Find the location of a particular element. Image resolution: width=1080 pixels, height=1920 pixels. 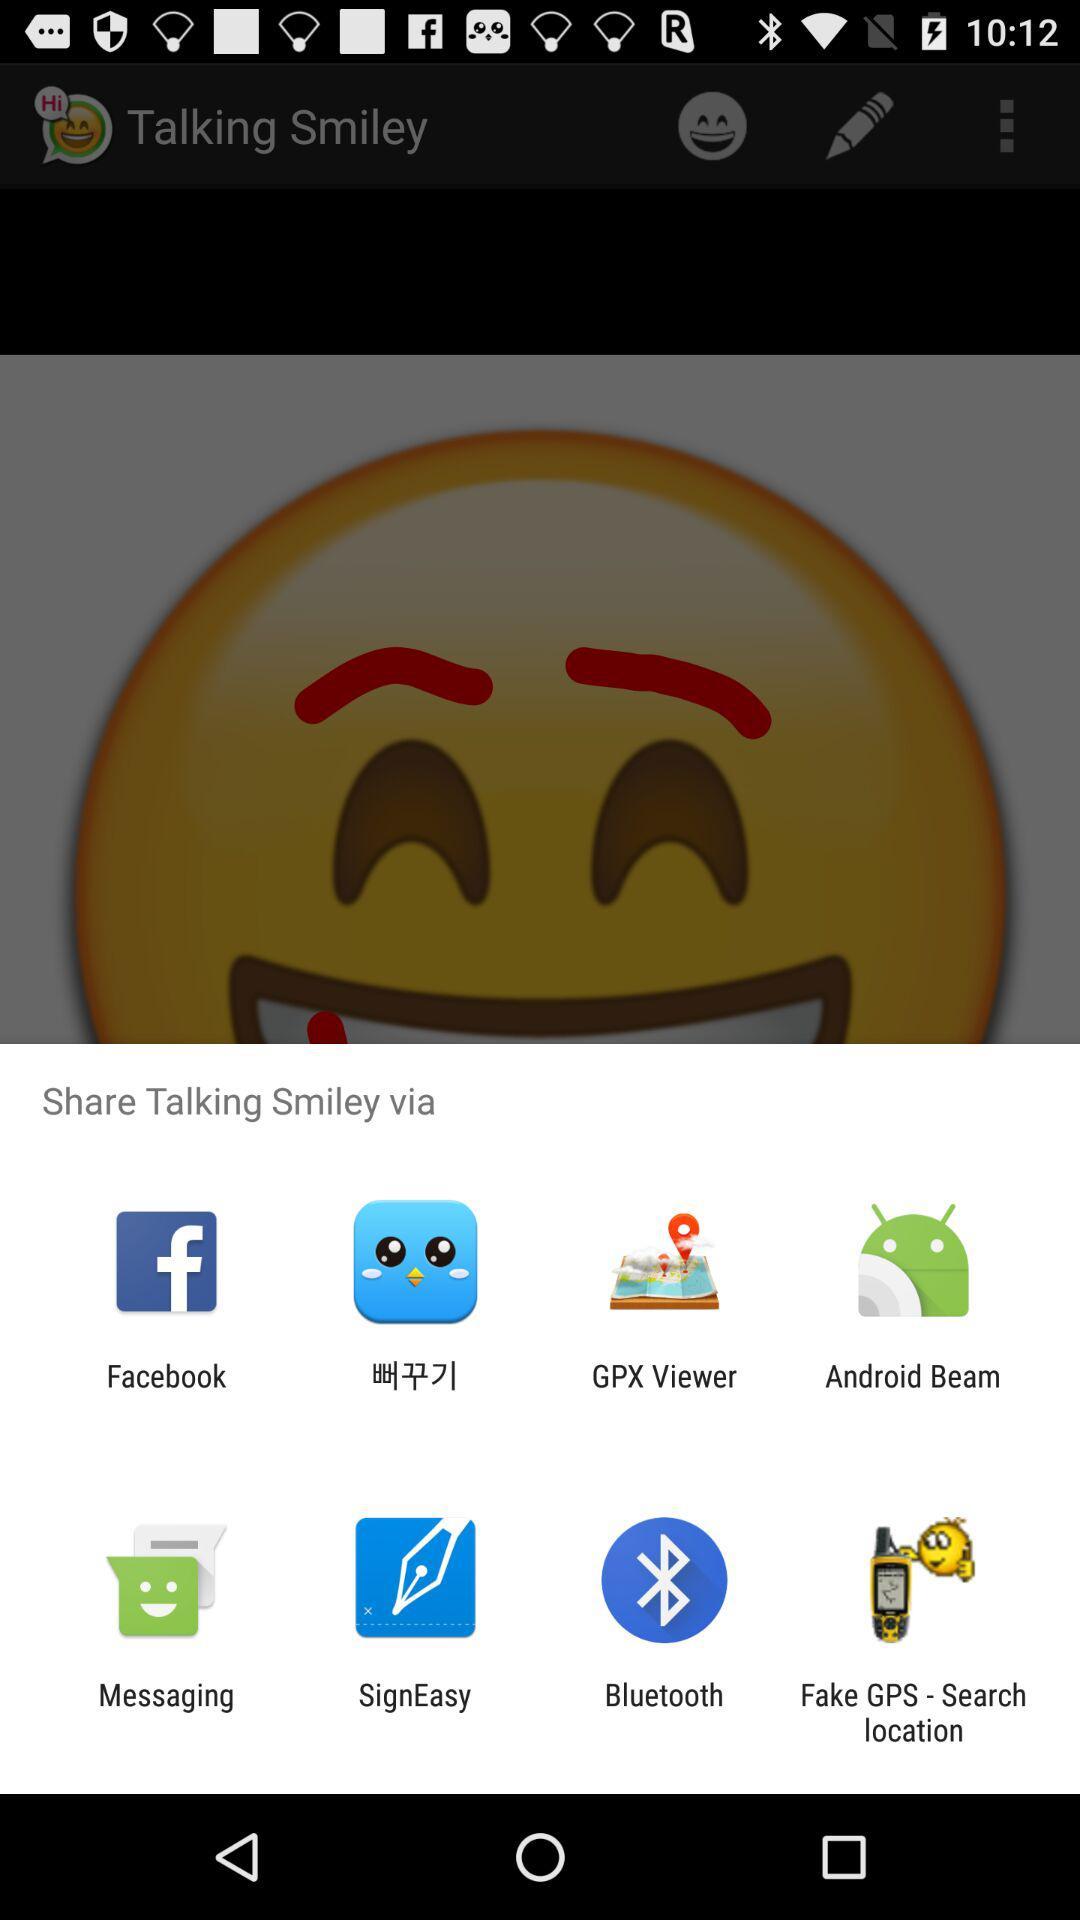

the signeasy icon is located at coordinates (414, 1711).